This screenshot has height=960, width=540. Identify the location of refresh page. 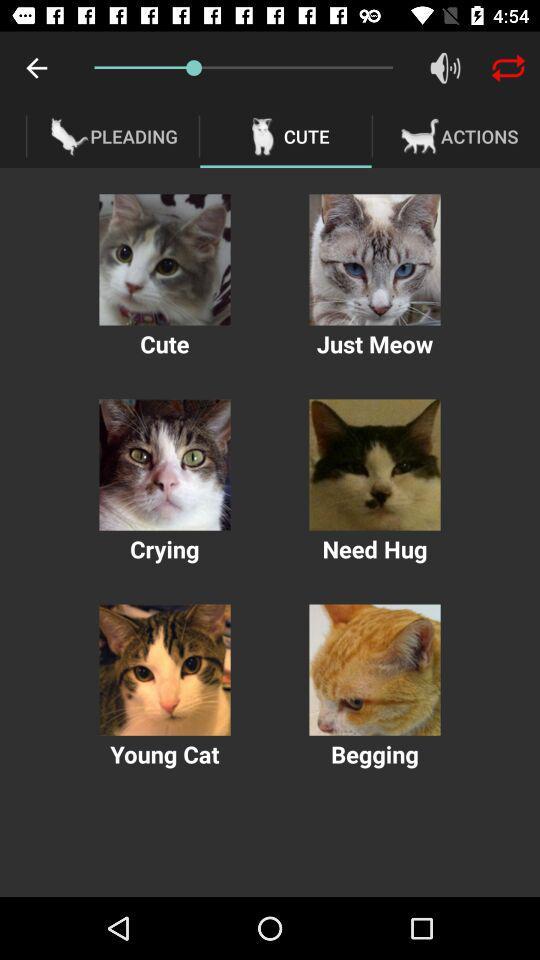
(508, 68).